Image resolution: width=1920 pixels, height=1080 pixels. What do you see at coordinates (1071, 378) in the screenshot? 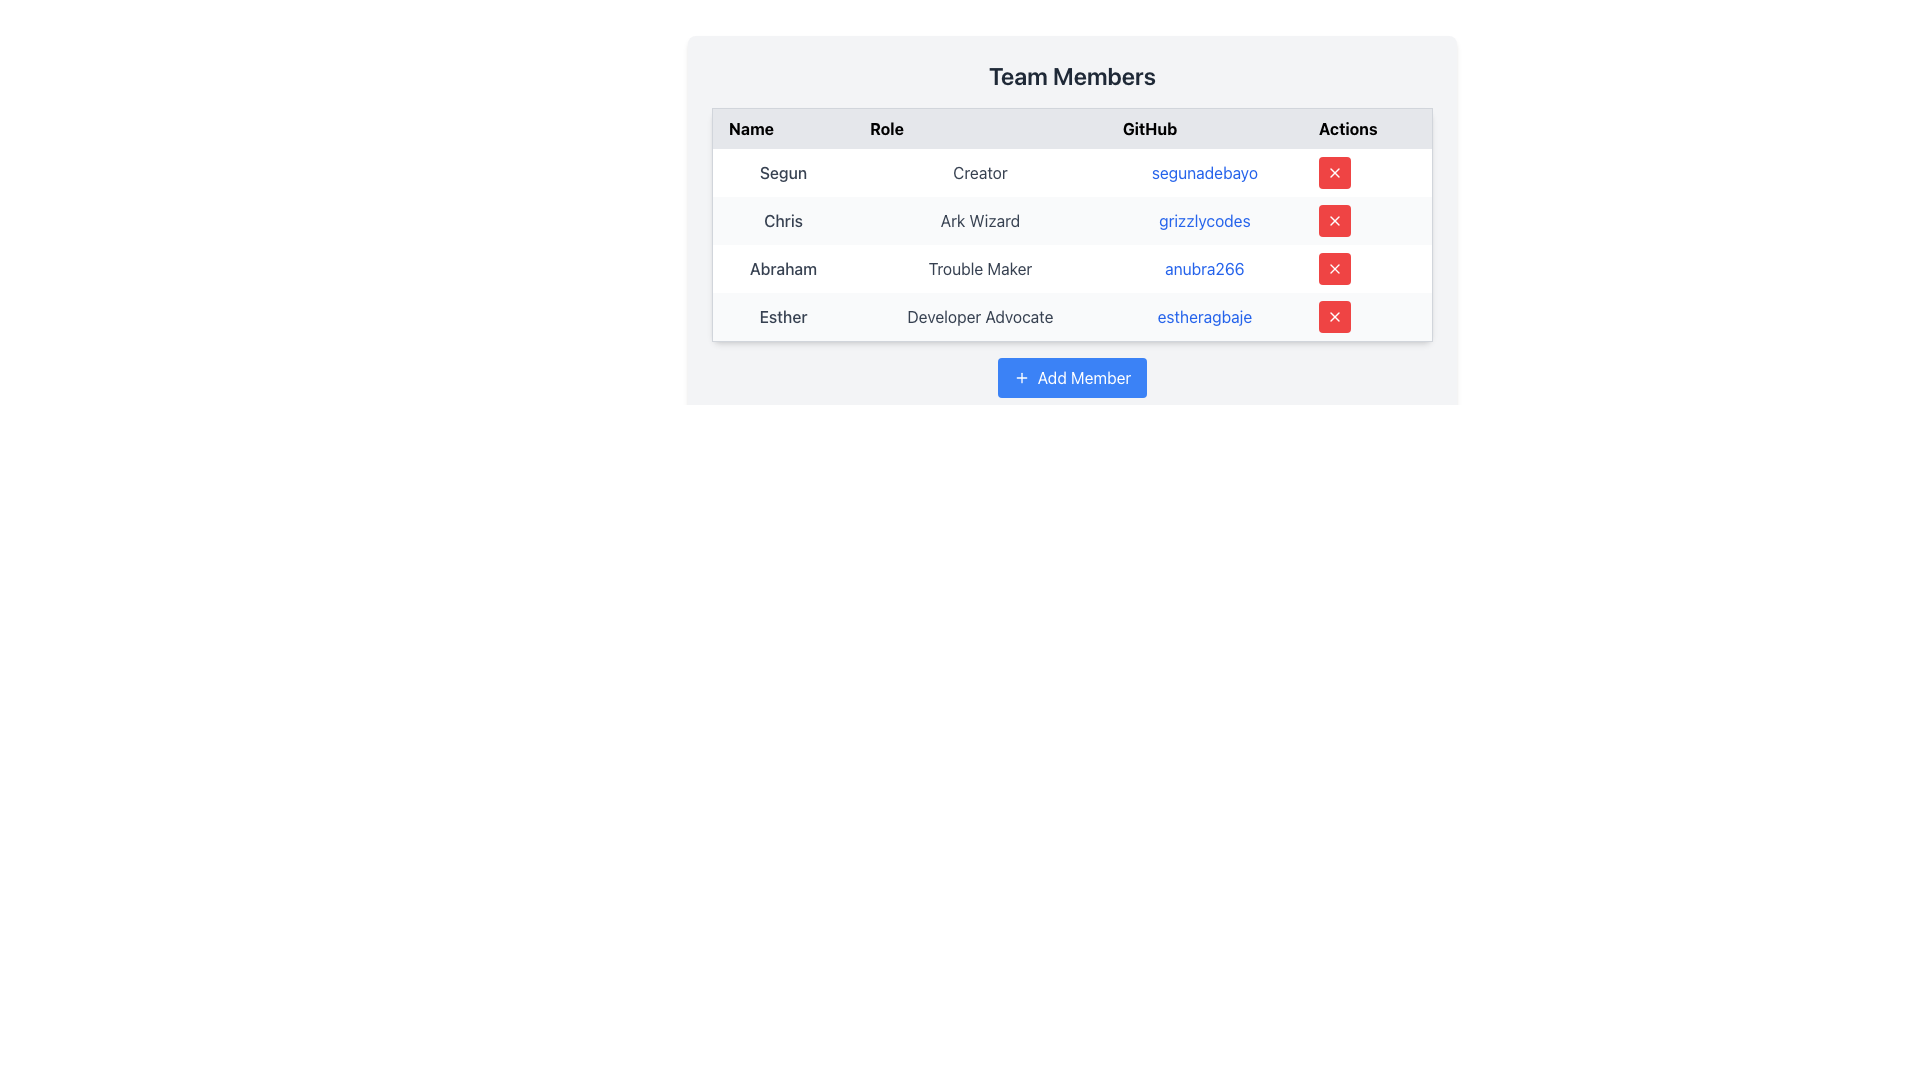
I see `the blue rectangular 'Add Member' button with rounded corners, labeled in white text and featuring a white plus icon` at bounding box center [1071, 378].